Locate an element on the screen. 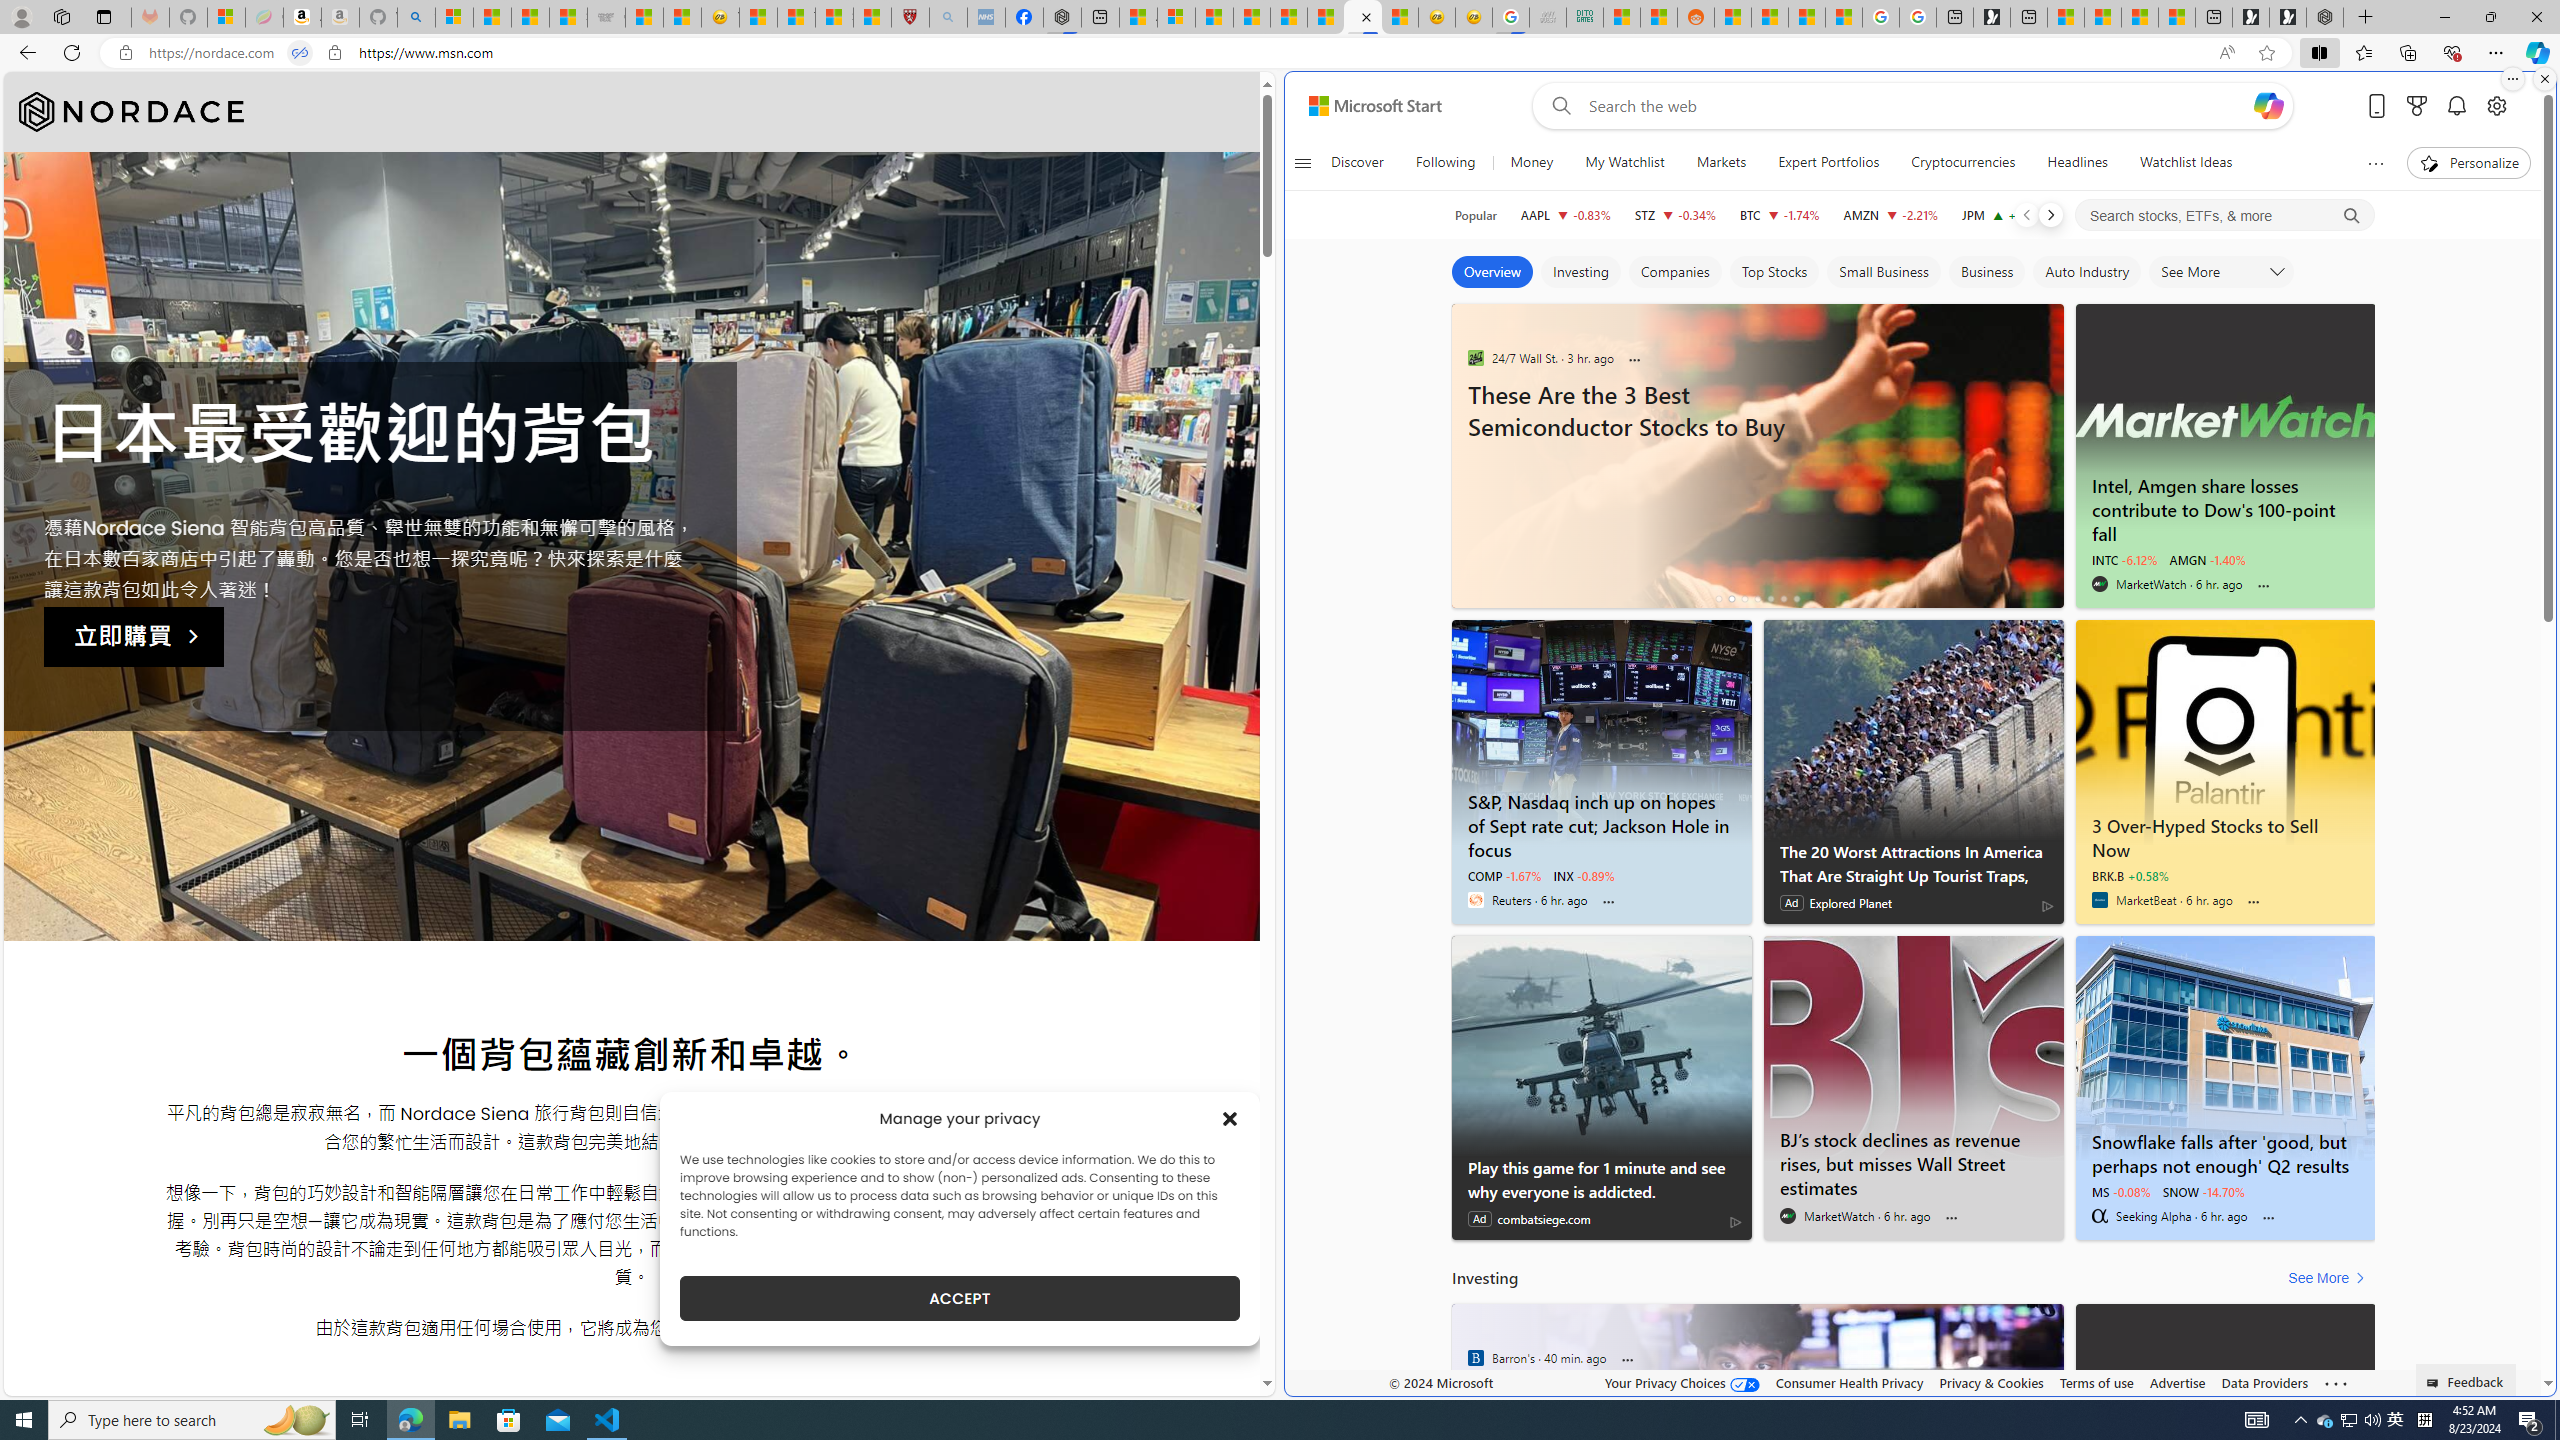  'Cryptocurrencies' is located at coordinates (1962, 162).